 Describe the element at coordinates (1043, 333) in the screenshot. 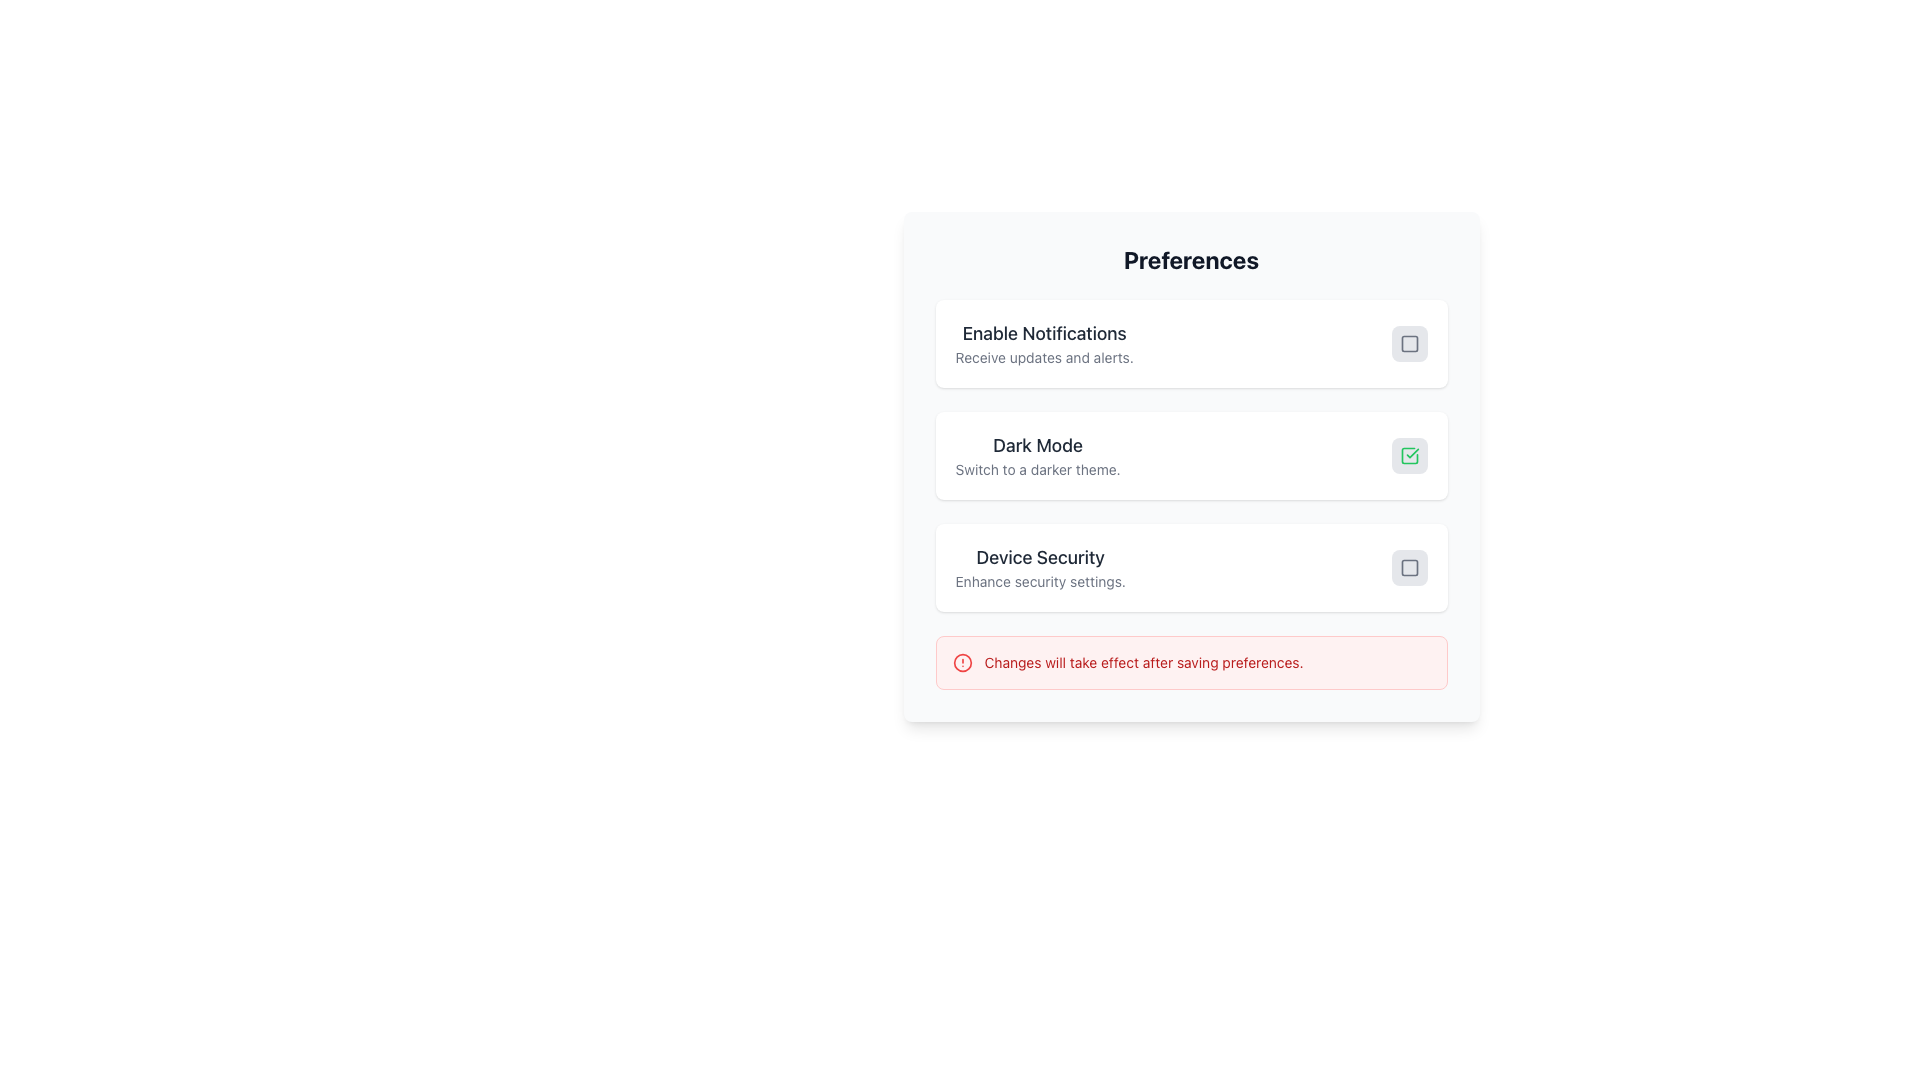

I see `the text label 'Enable Notifications', which is the main heading of the first section in a vertical list layout within a preferences panel, positioned above the text 'Receive updates and alerts.'` at that location.